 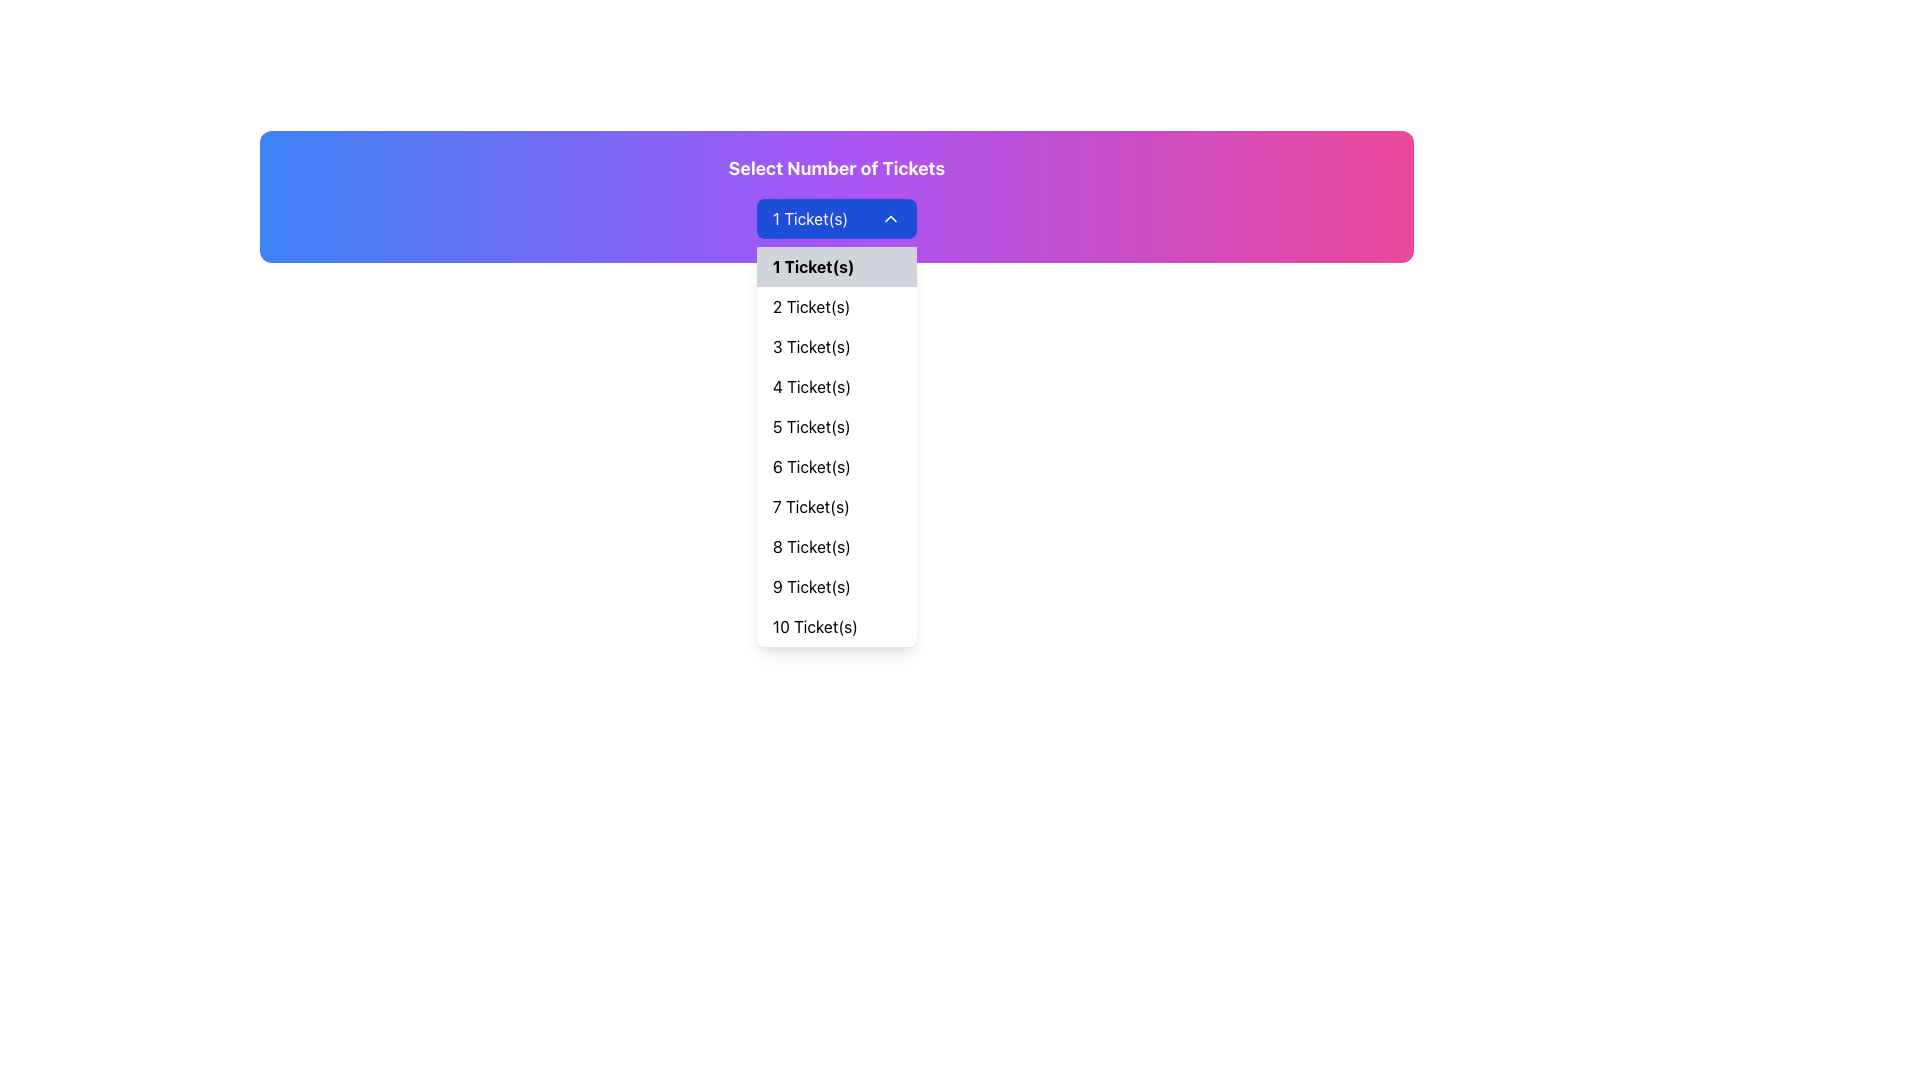 I want to click on the list item displaying '3 Ticket(s)' in the dropdown menu for ticket quantities, so click(x=836, y=346).